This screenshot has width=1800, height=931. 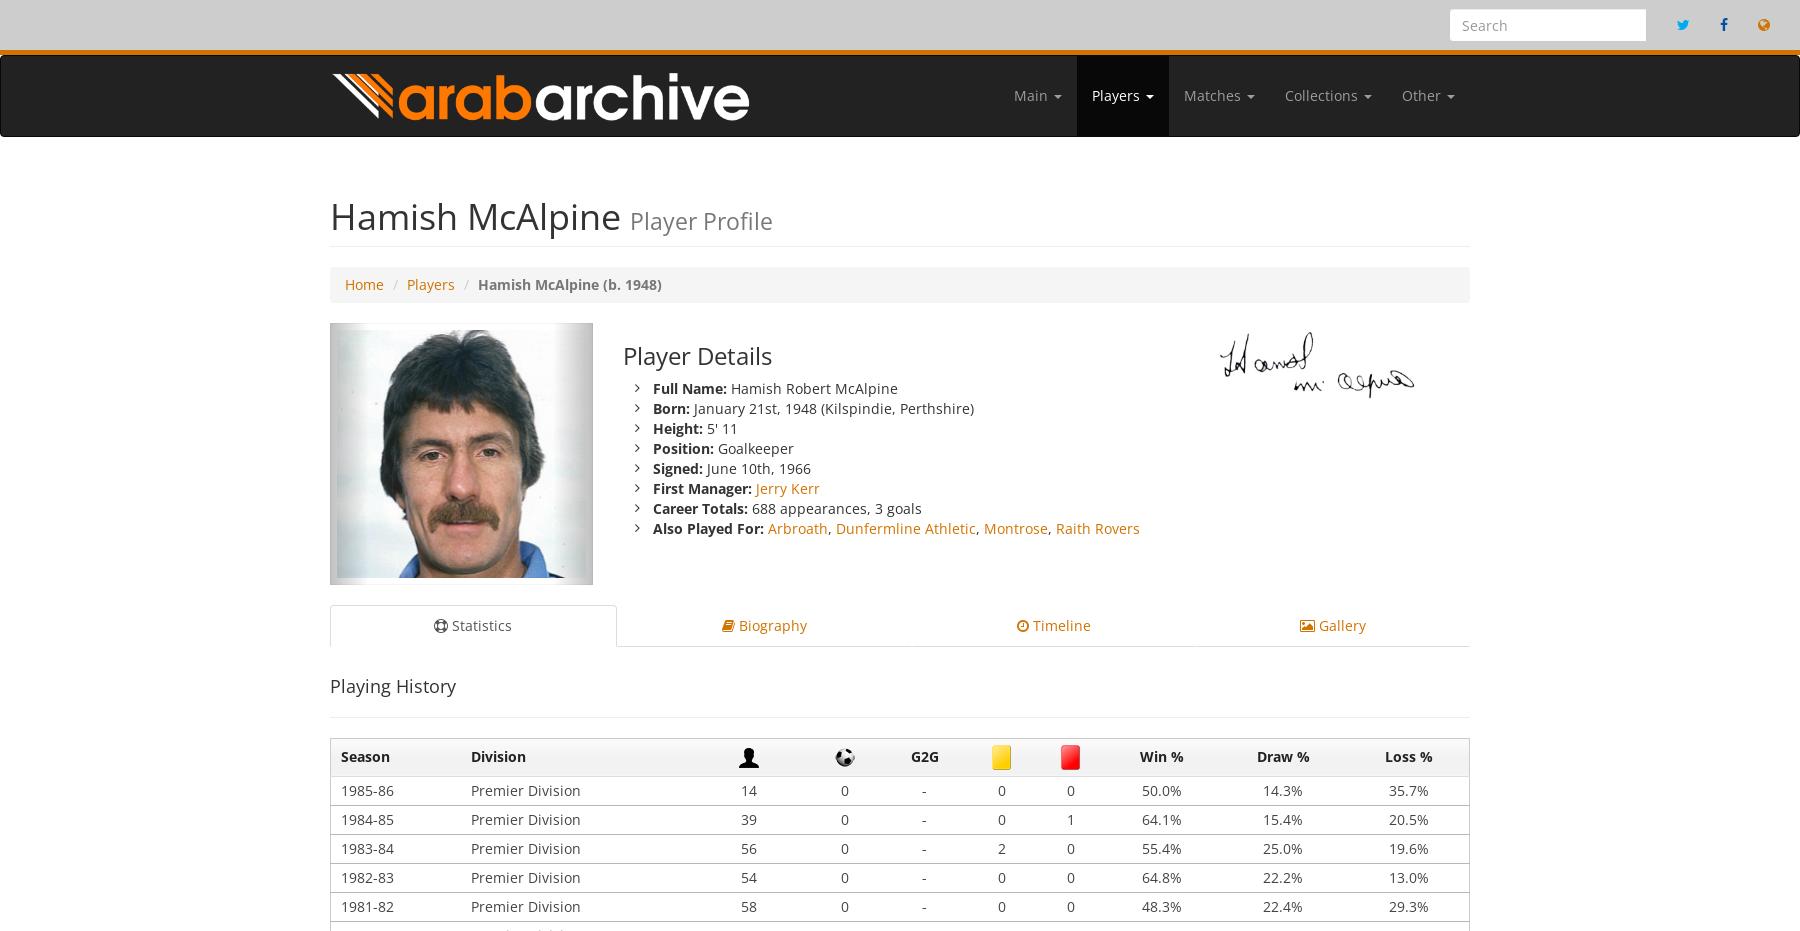 I want to click on '22.2%', so click(x=1263, y=876).